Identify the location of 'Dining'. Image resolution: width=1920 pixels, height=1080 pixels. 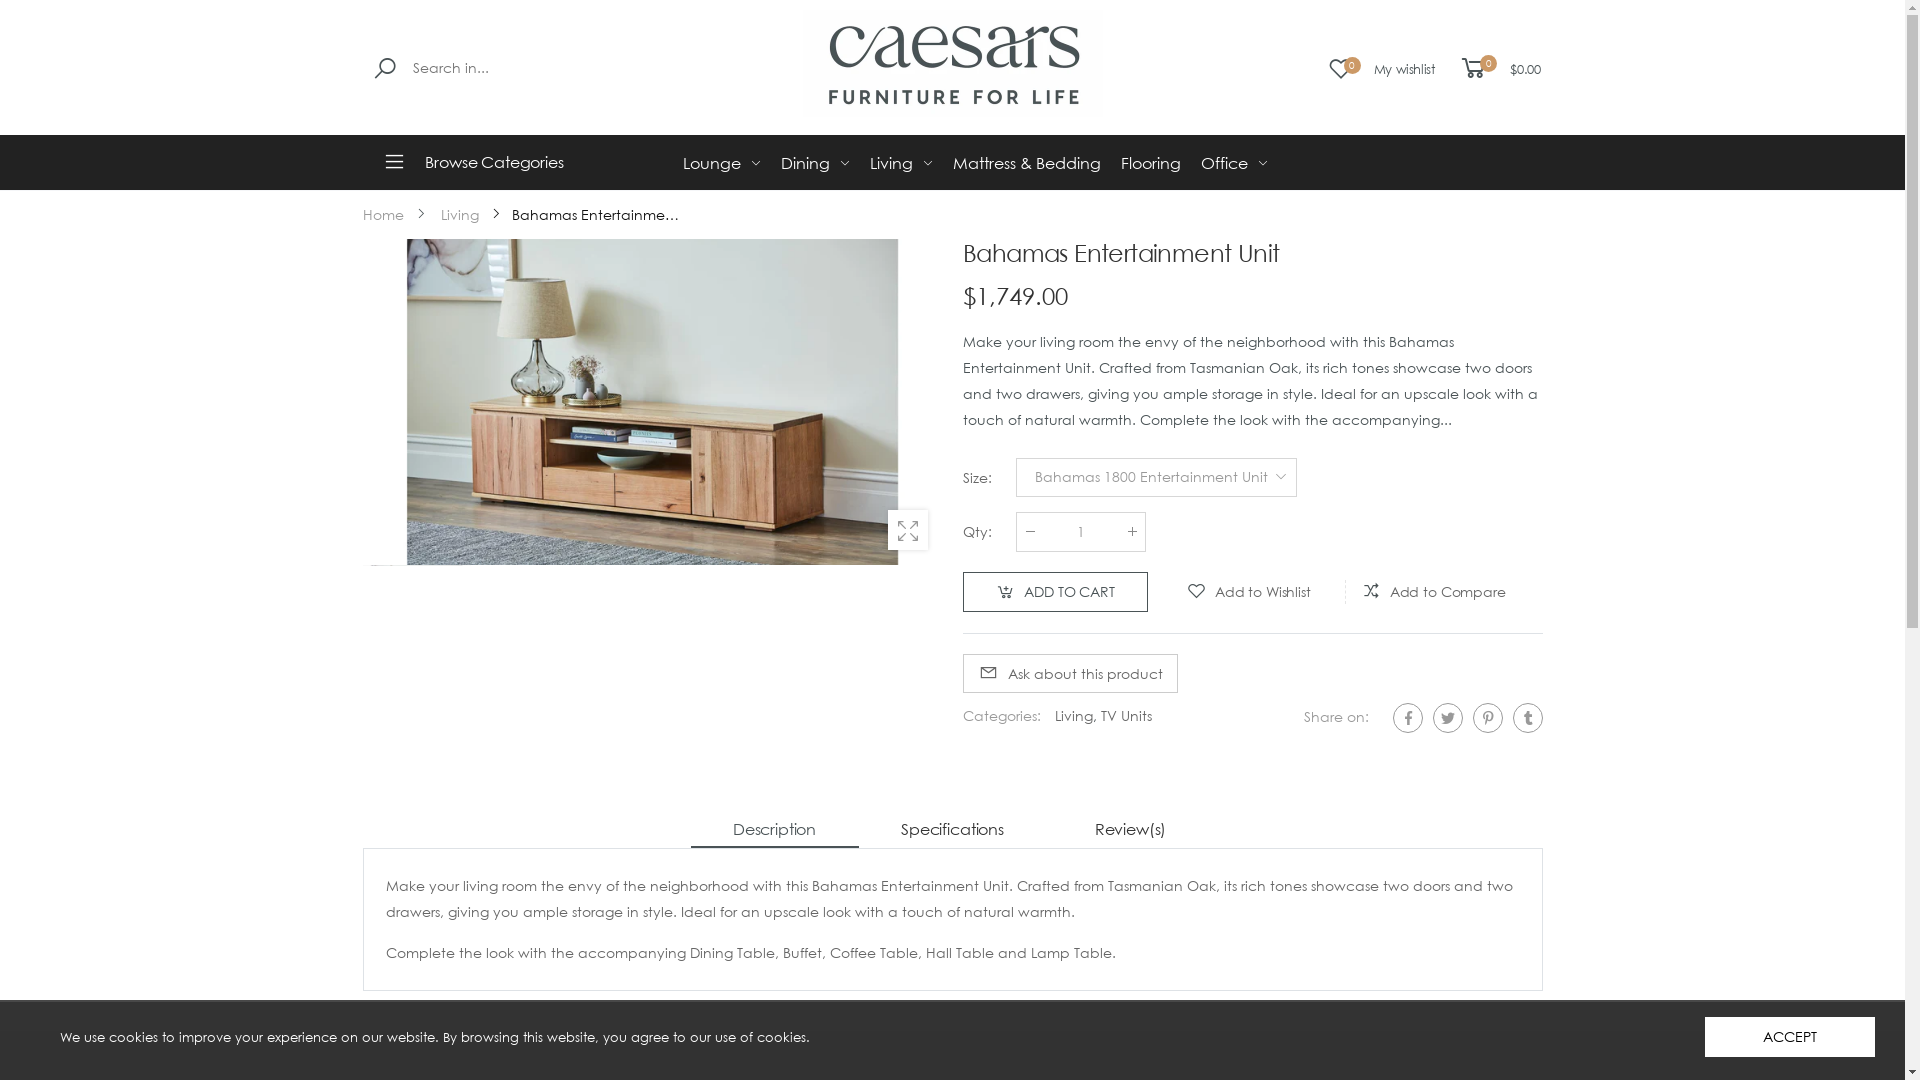
(814, 161).